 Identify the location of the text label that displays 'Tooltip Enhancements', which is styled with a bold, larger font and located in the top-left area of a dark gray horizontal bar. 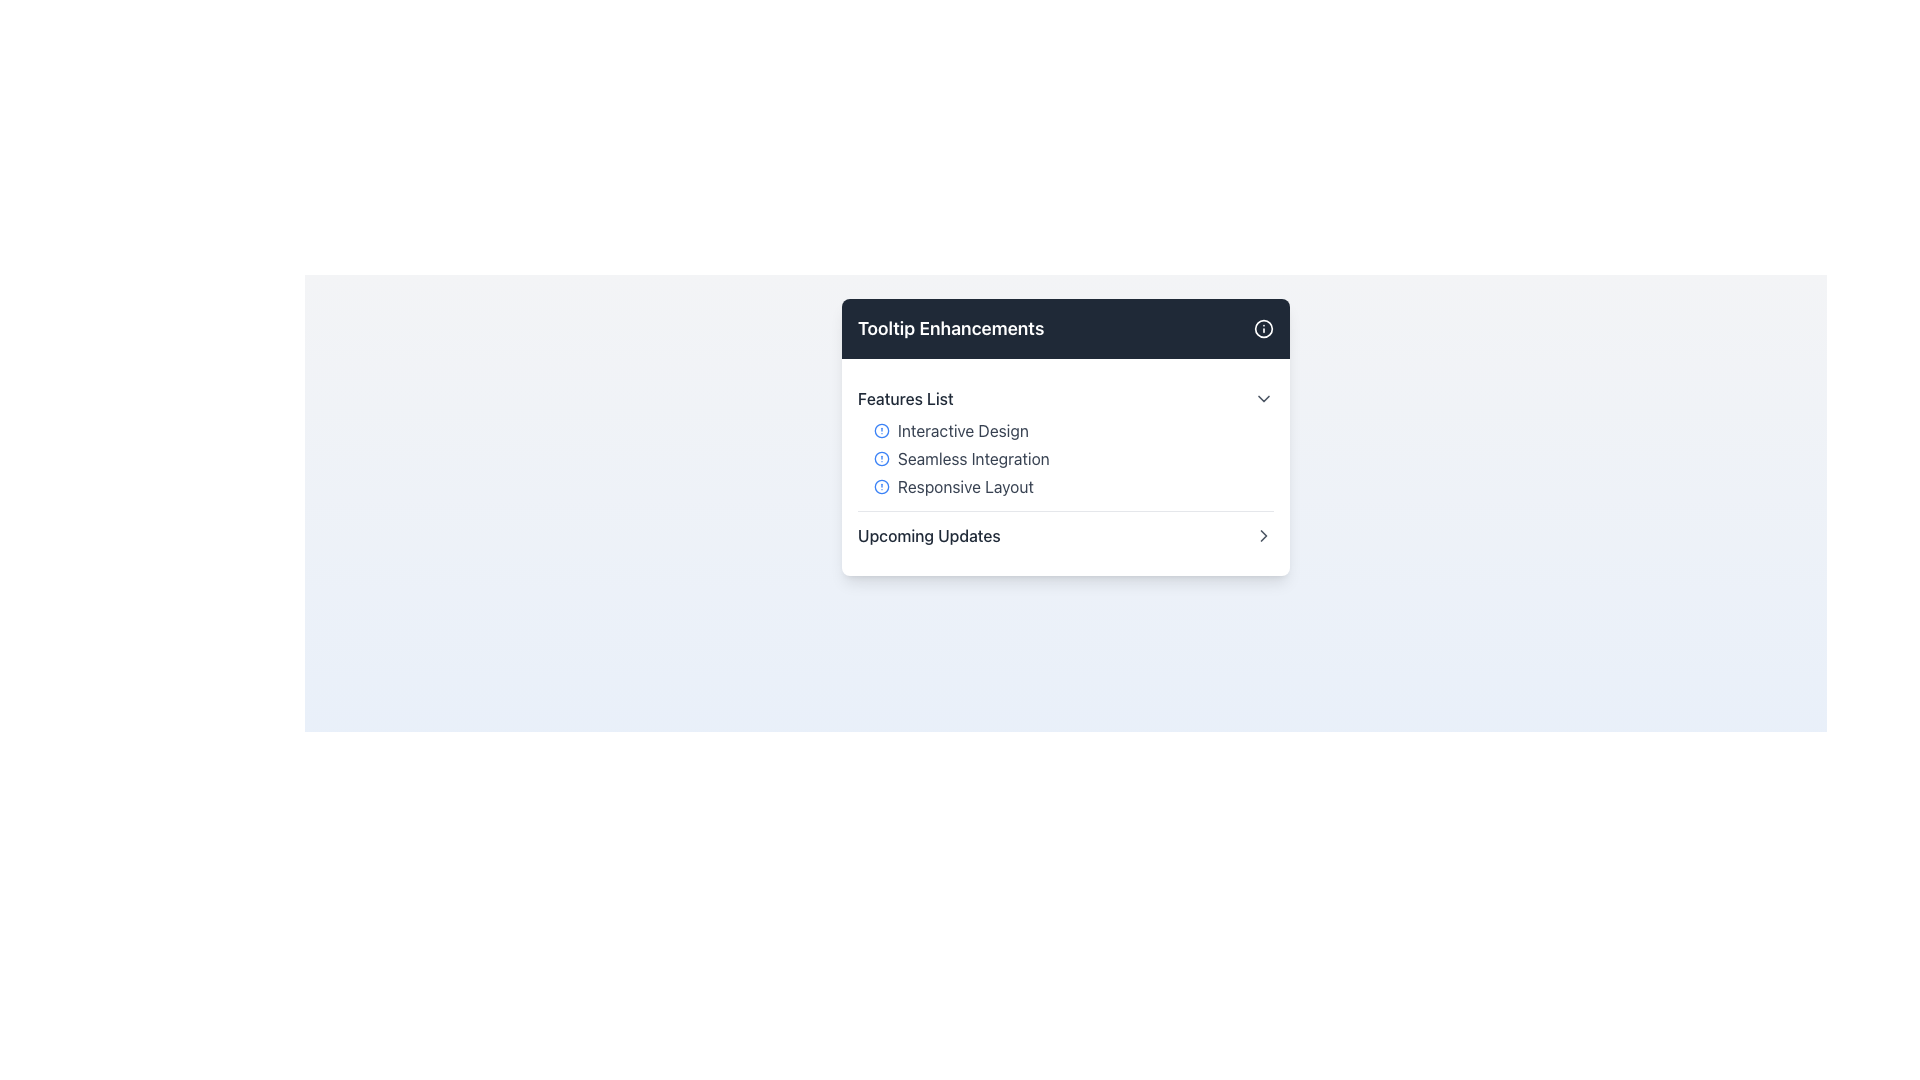
(950, 327).